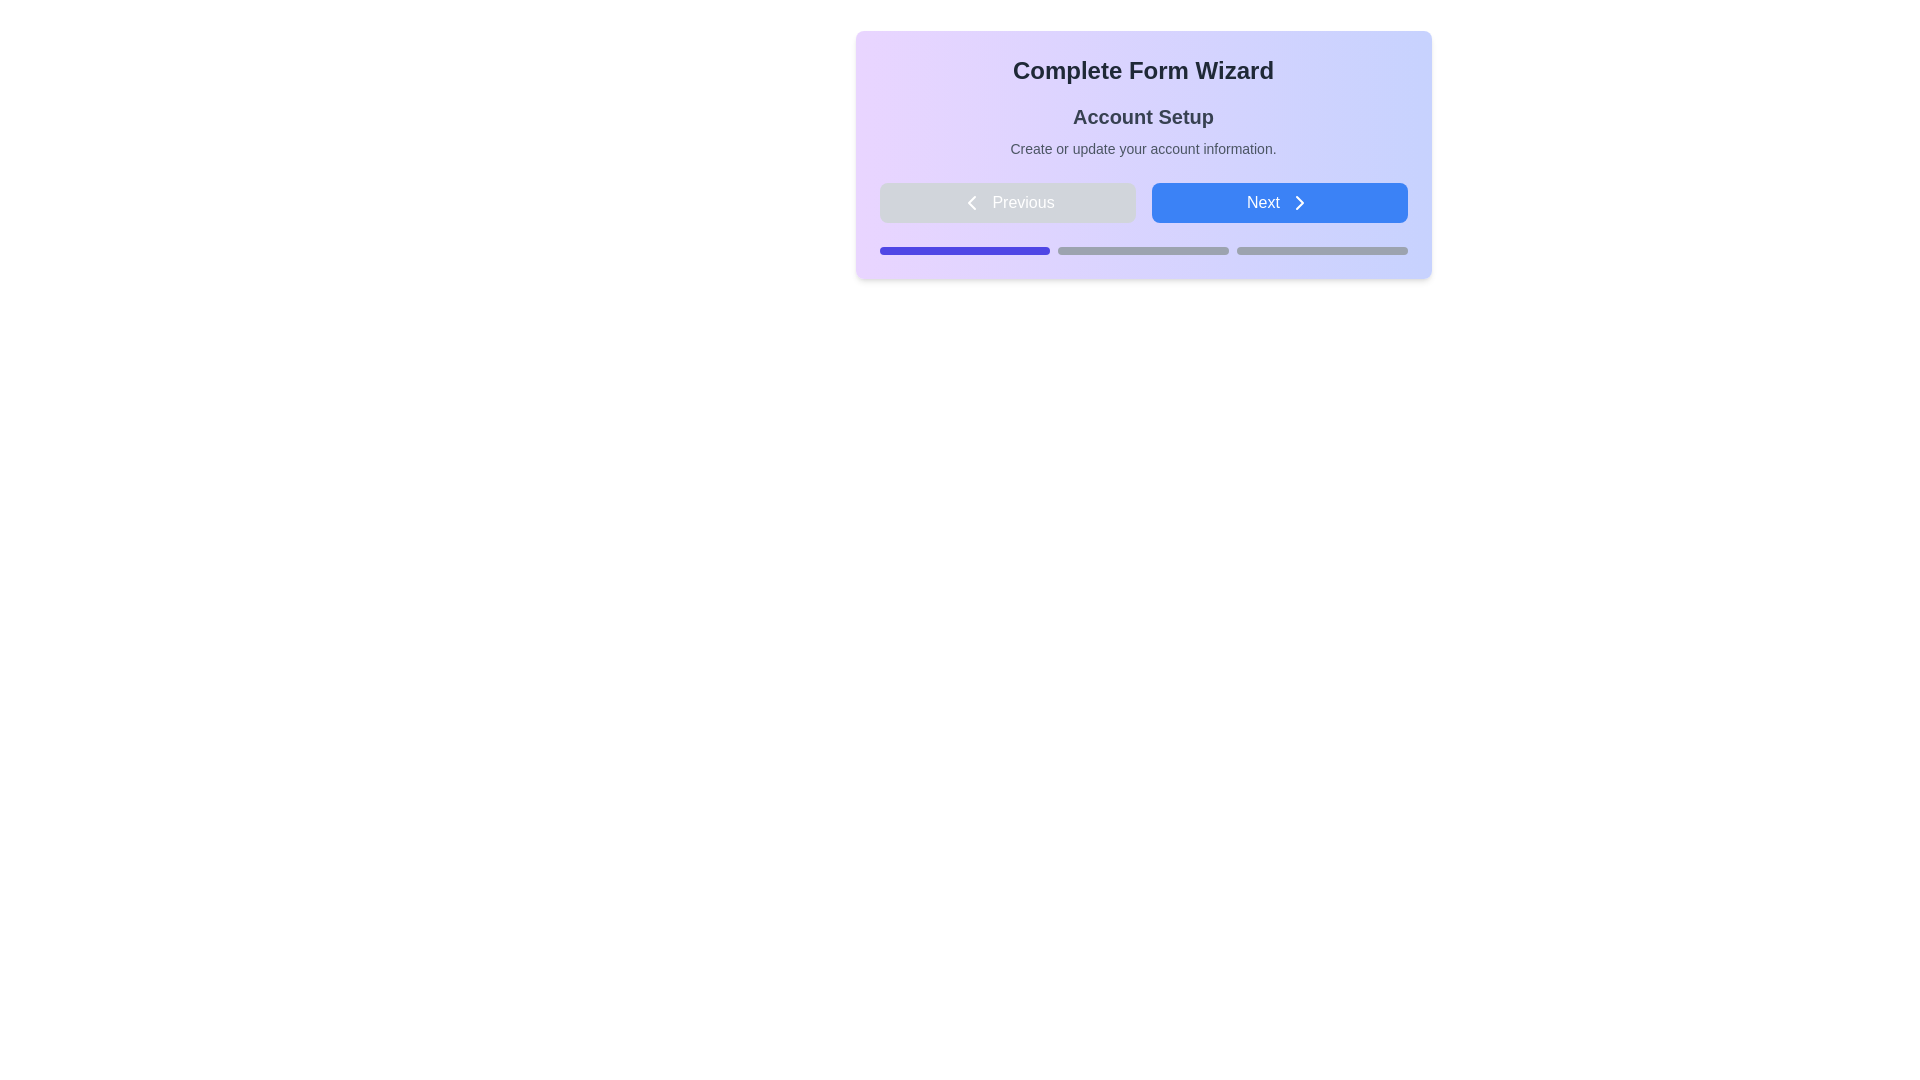  Describe the element at coordinates (964, 249) in the screenshot. I see `the first progress indicator, which is a slim, horizontally elongated rectangle with a prominent indigo color, positioned to the far left below the 'Previous' and 'Next' buttons` at that location.